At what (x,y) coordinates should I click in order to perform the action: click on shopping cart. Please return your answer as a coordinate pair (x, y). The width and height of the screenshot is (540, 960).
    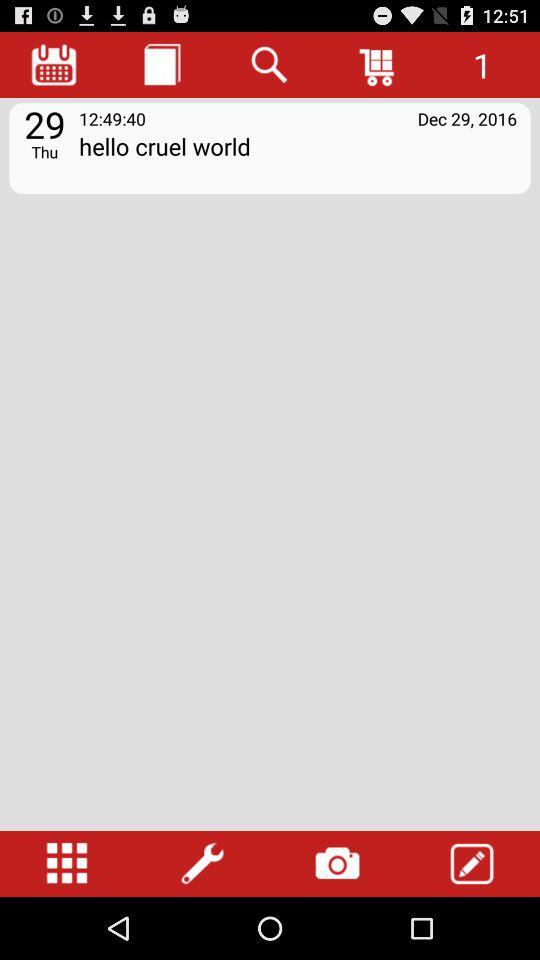
    Looking at the image, I should click on (378, 64).